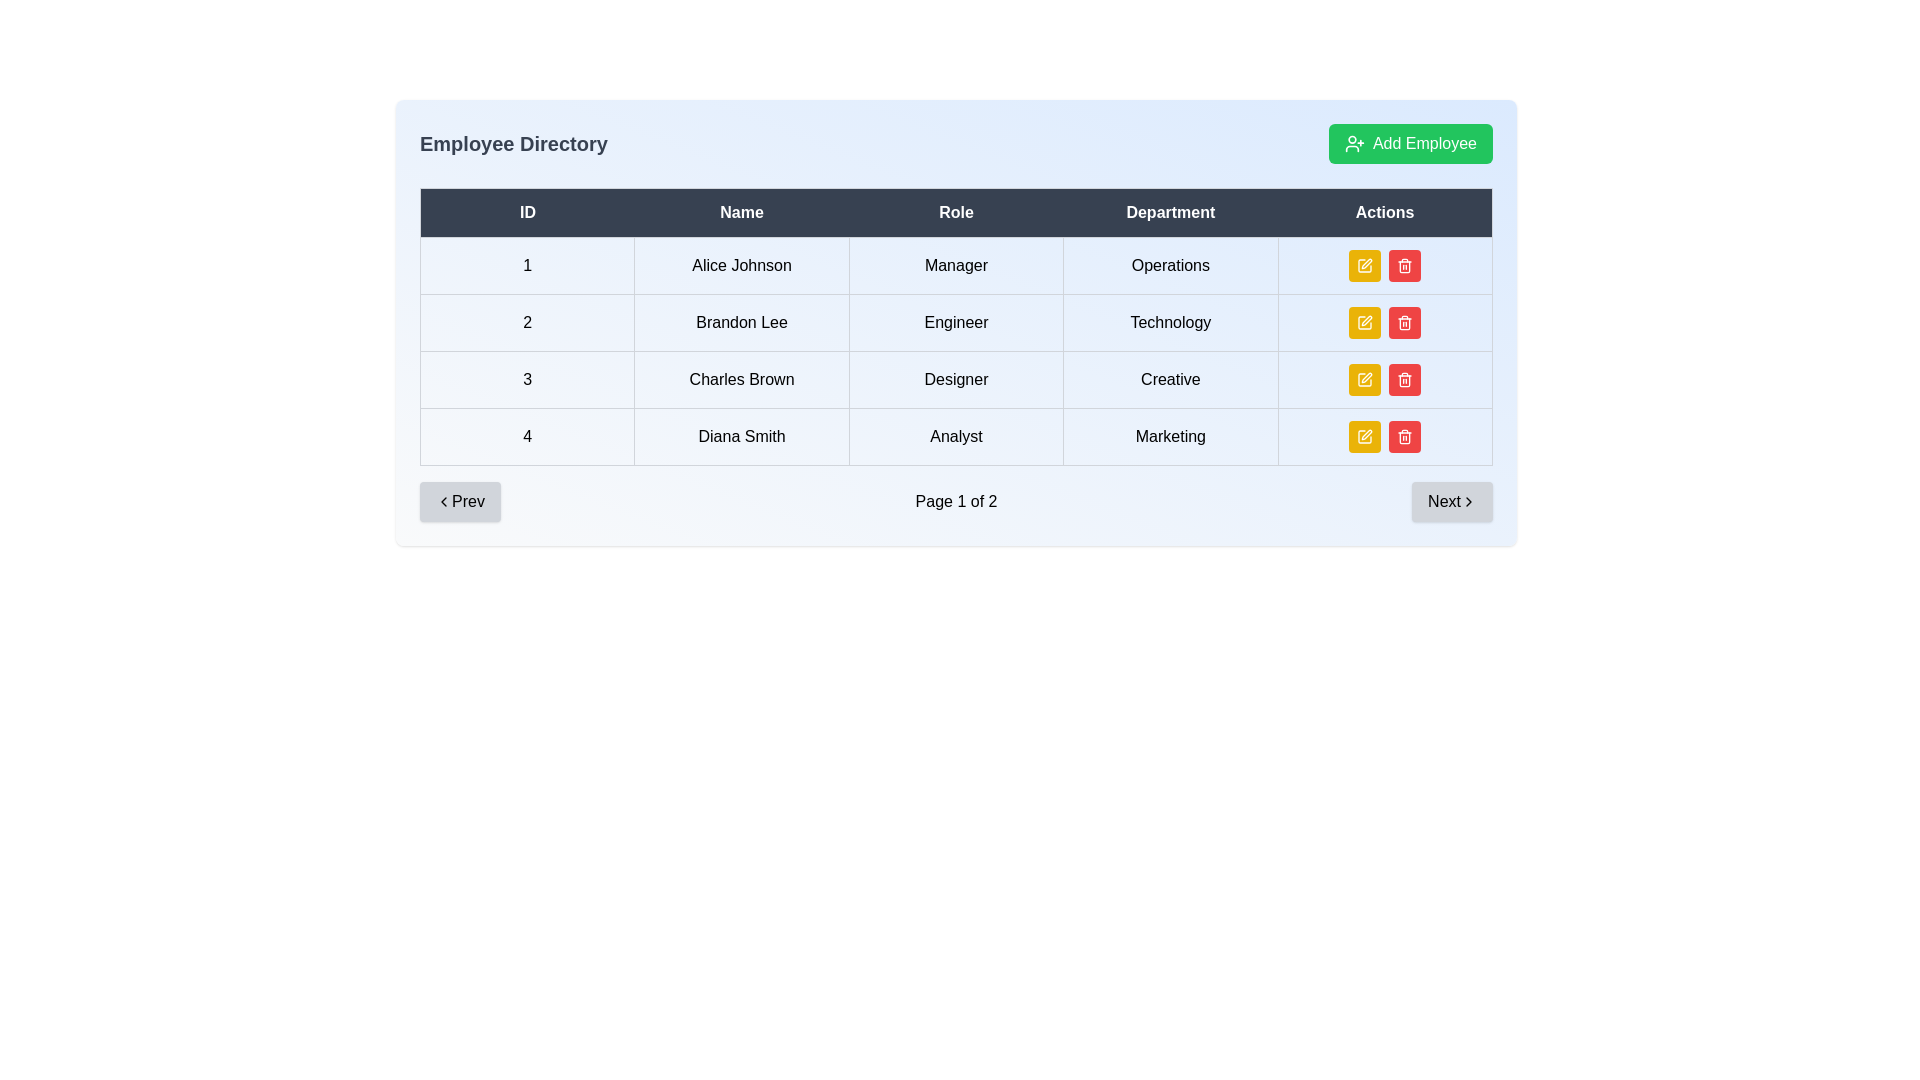 This screenshot has height=1080, width=1920. I want to click on the 'Edit' icon button in the 'Actions' column for the row corresponding to 'Brandon Lee', so click(1364, 322).